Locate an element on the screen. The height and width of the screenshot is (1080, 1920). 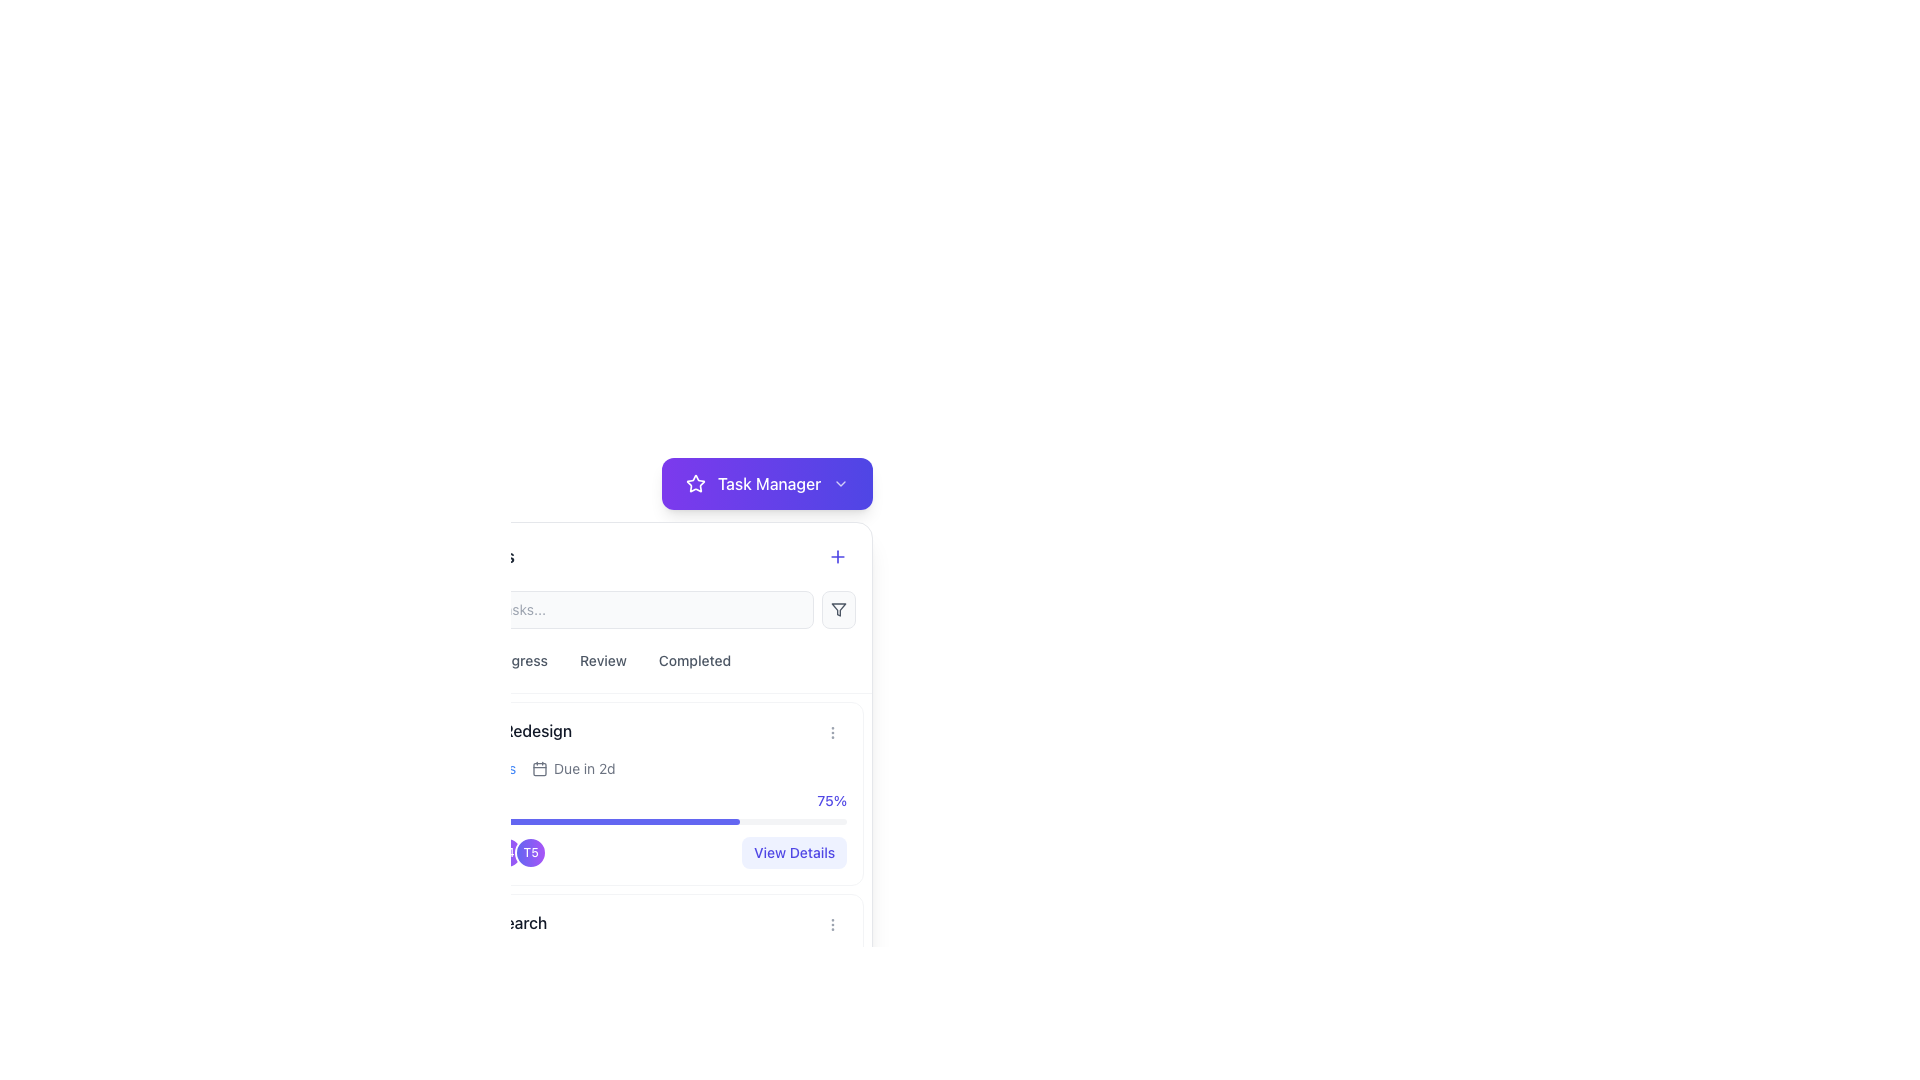
the fourth button in the row under the label 'All' is located at coordinates (695, 660).